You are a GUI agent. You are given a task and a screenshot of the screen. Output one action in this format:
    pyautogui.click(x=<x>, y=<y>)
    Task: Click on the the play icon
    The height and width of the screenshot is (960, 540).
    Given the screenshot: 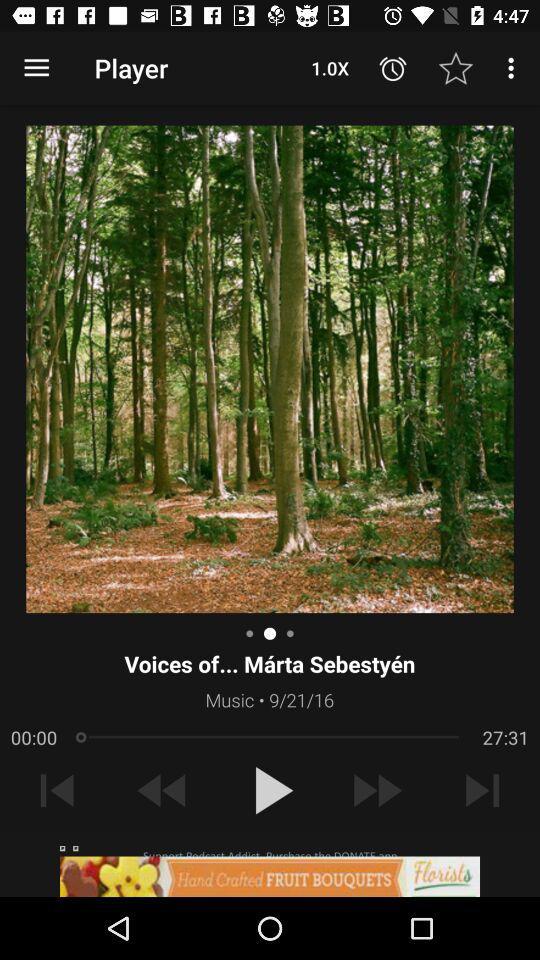 What is the action you would take?
    pyautogui.click(x=269, y=790)
    